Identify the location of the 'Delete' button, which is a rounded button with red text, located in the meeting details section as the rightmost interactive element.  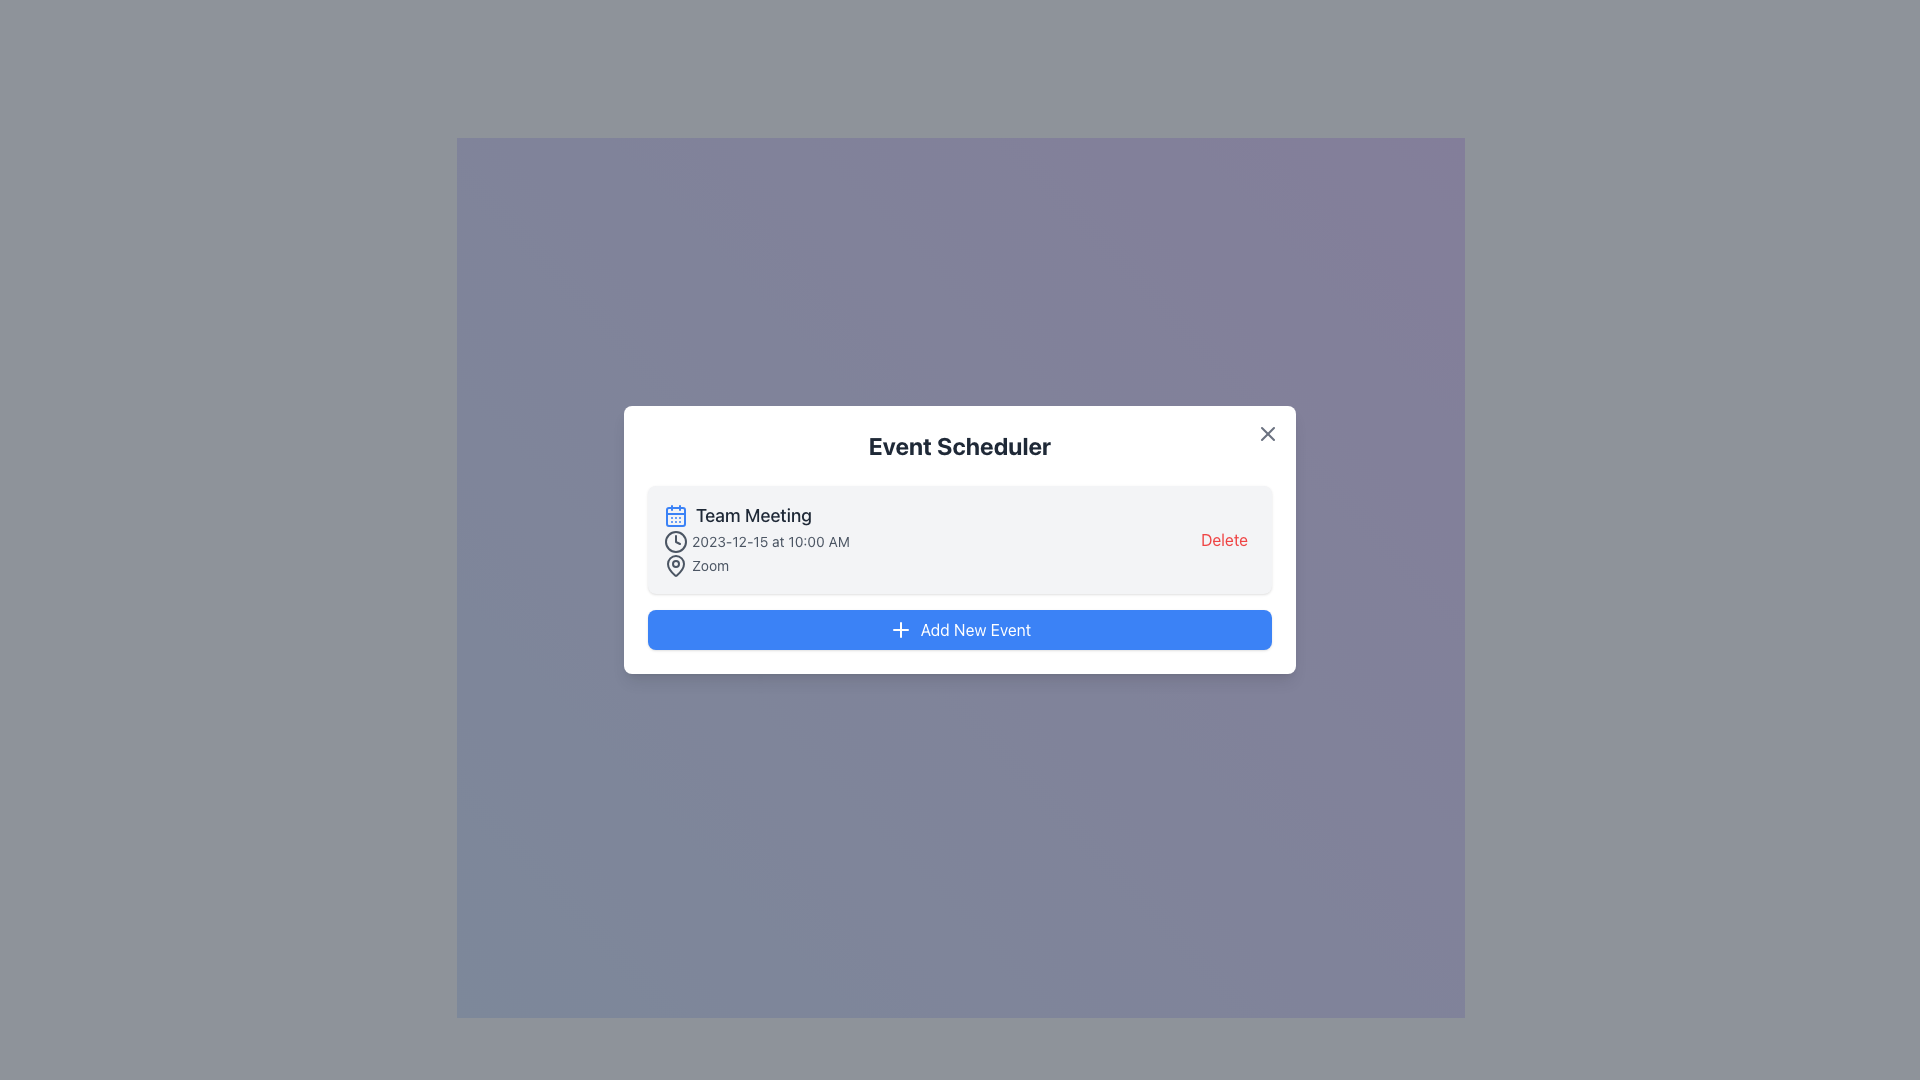
(1223, 540).